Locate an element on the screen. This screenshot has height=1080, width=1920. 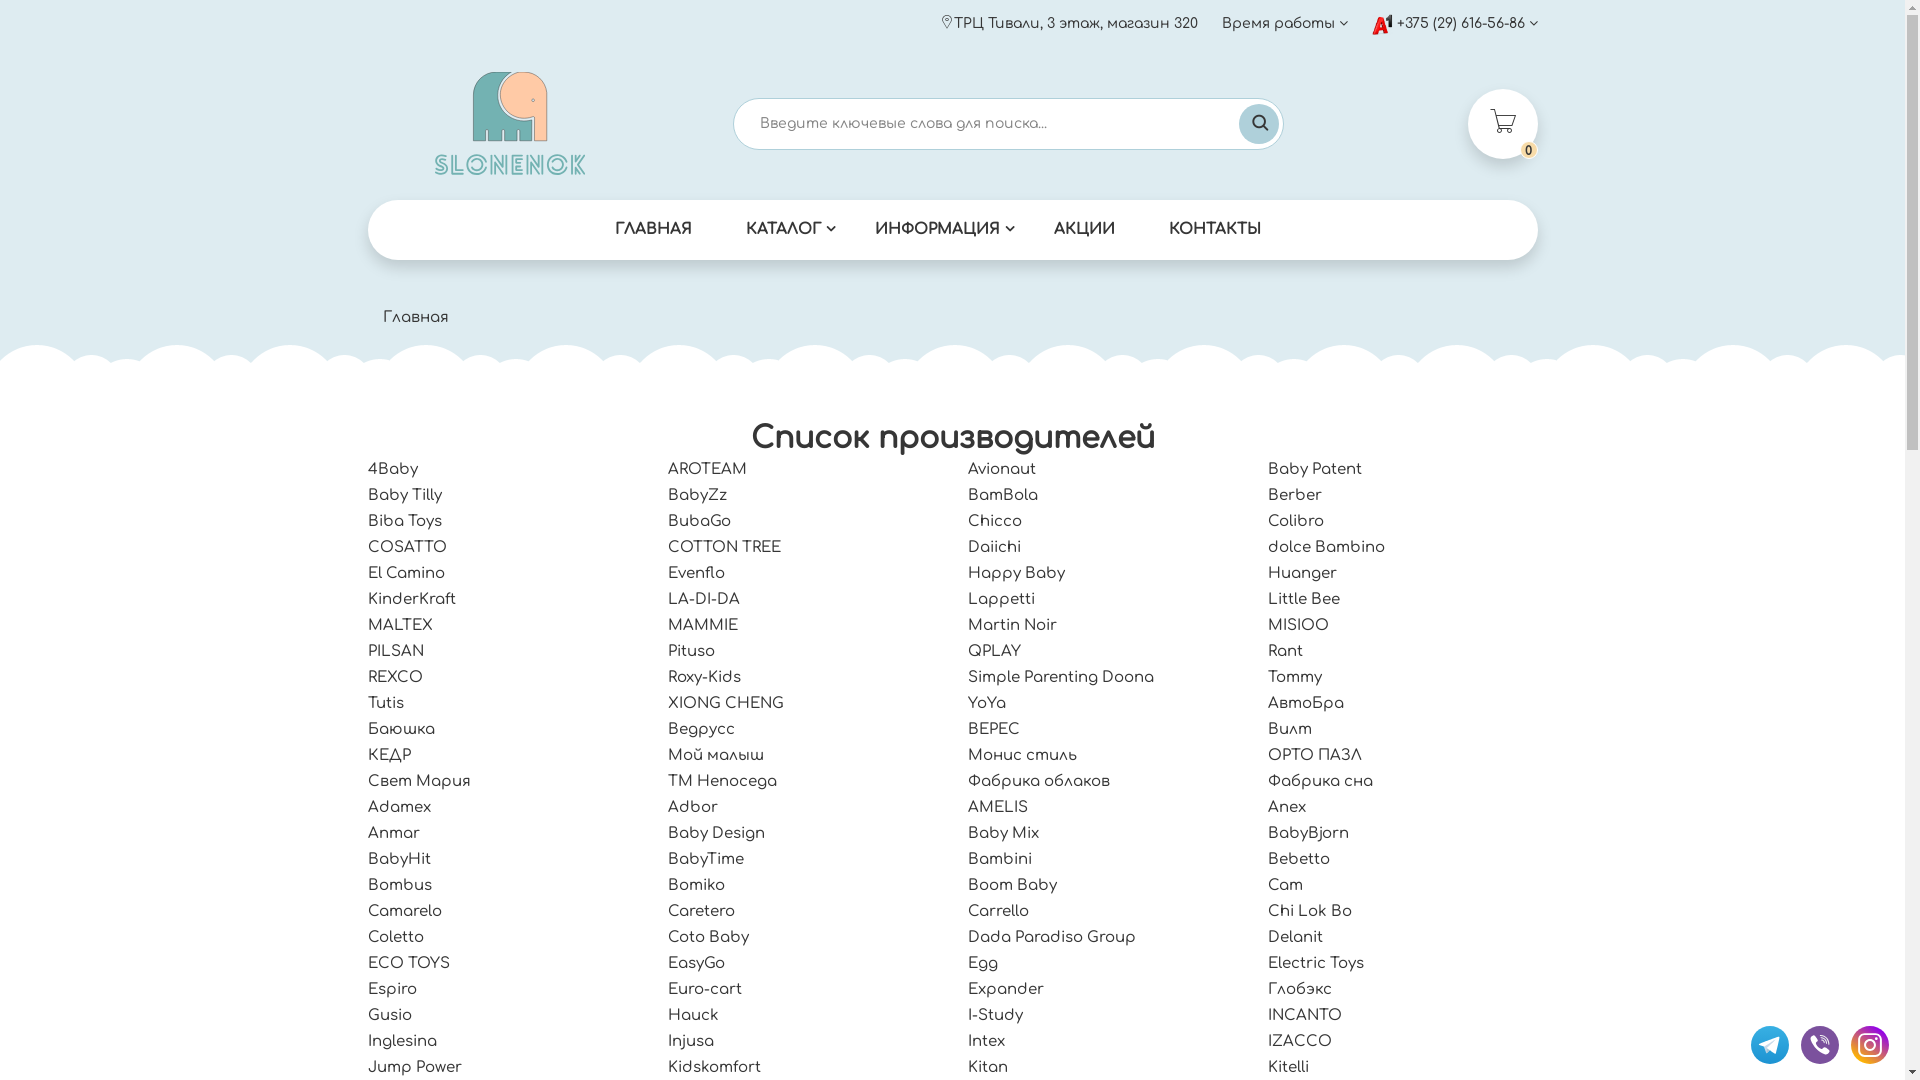
'Electric Toys' is located at coordinates (1315, 962).